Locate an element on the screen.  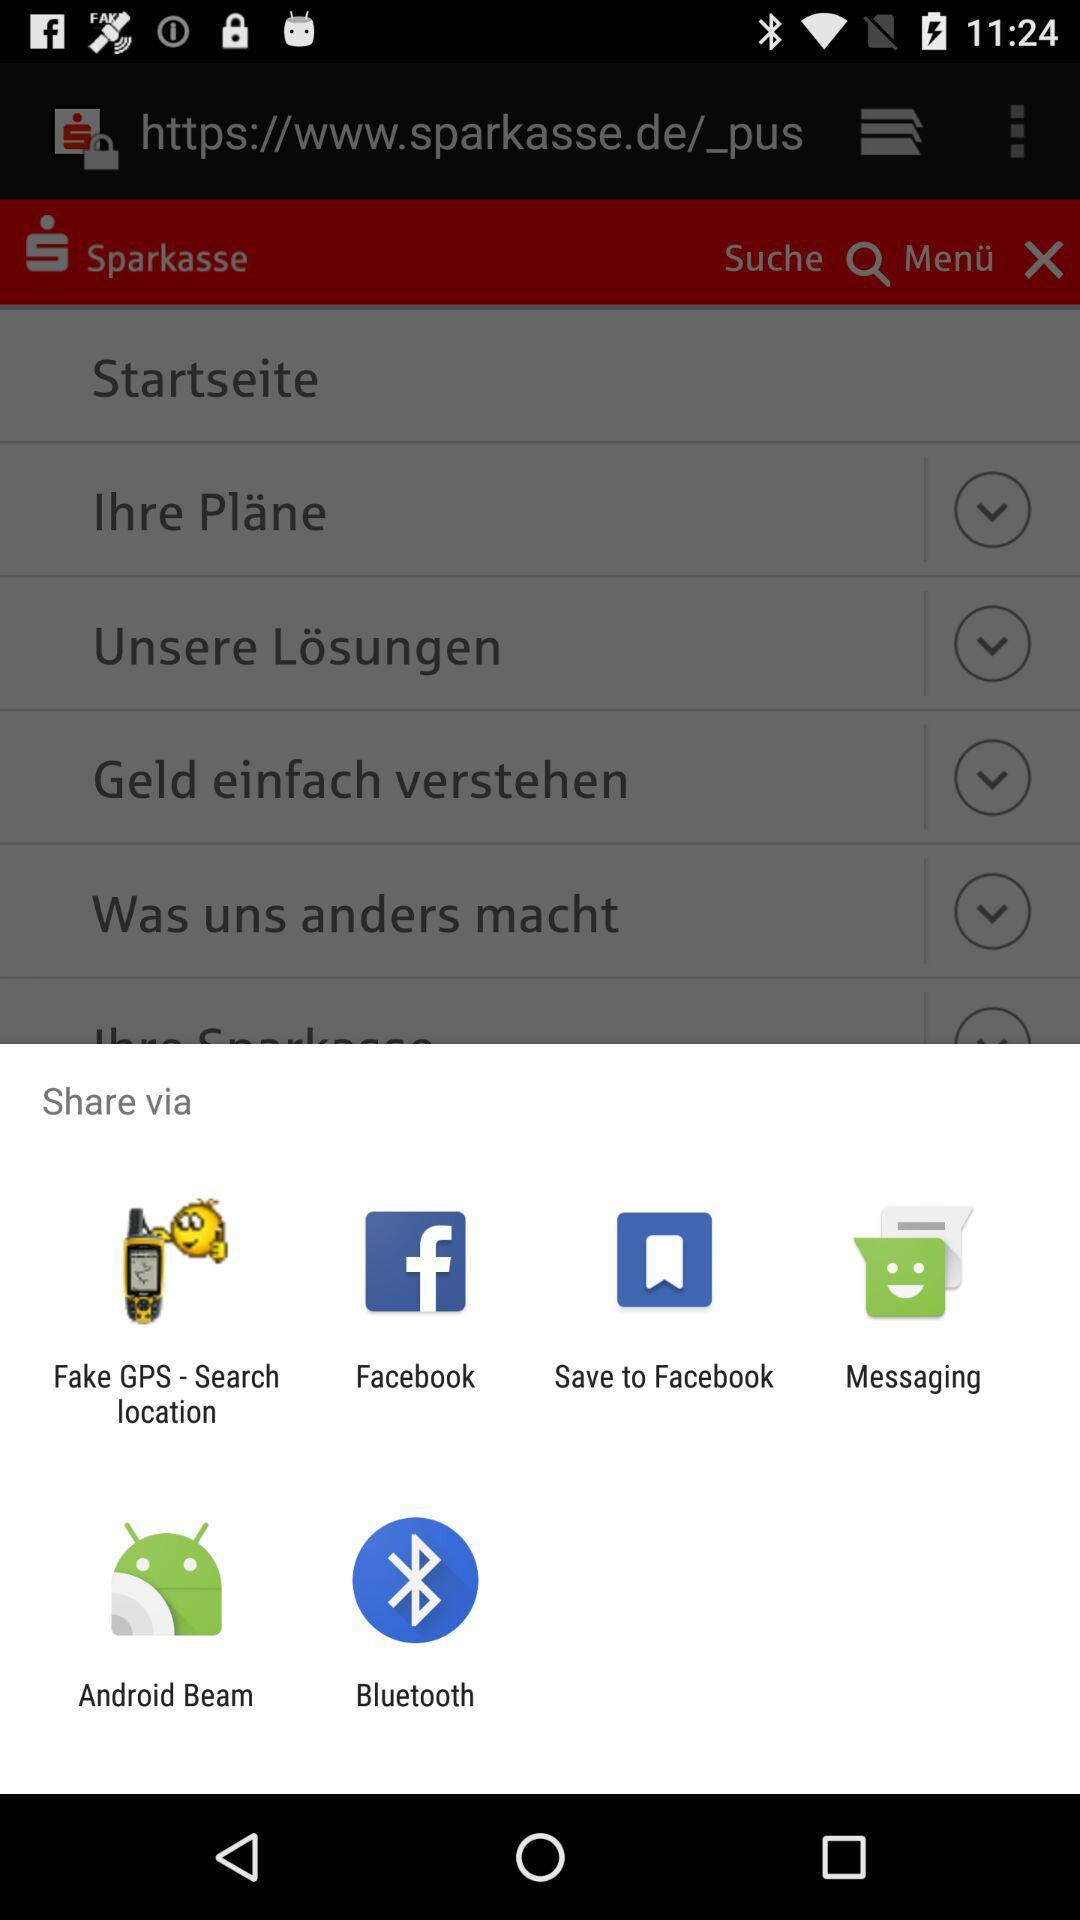
icon to the right of facebook app is located at coordinates (664, 1392).